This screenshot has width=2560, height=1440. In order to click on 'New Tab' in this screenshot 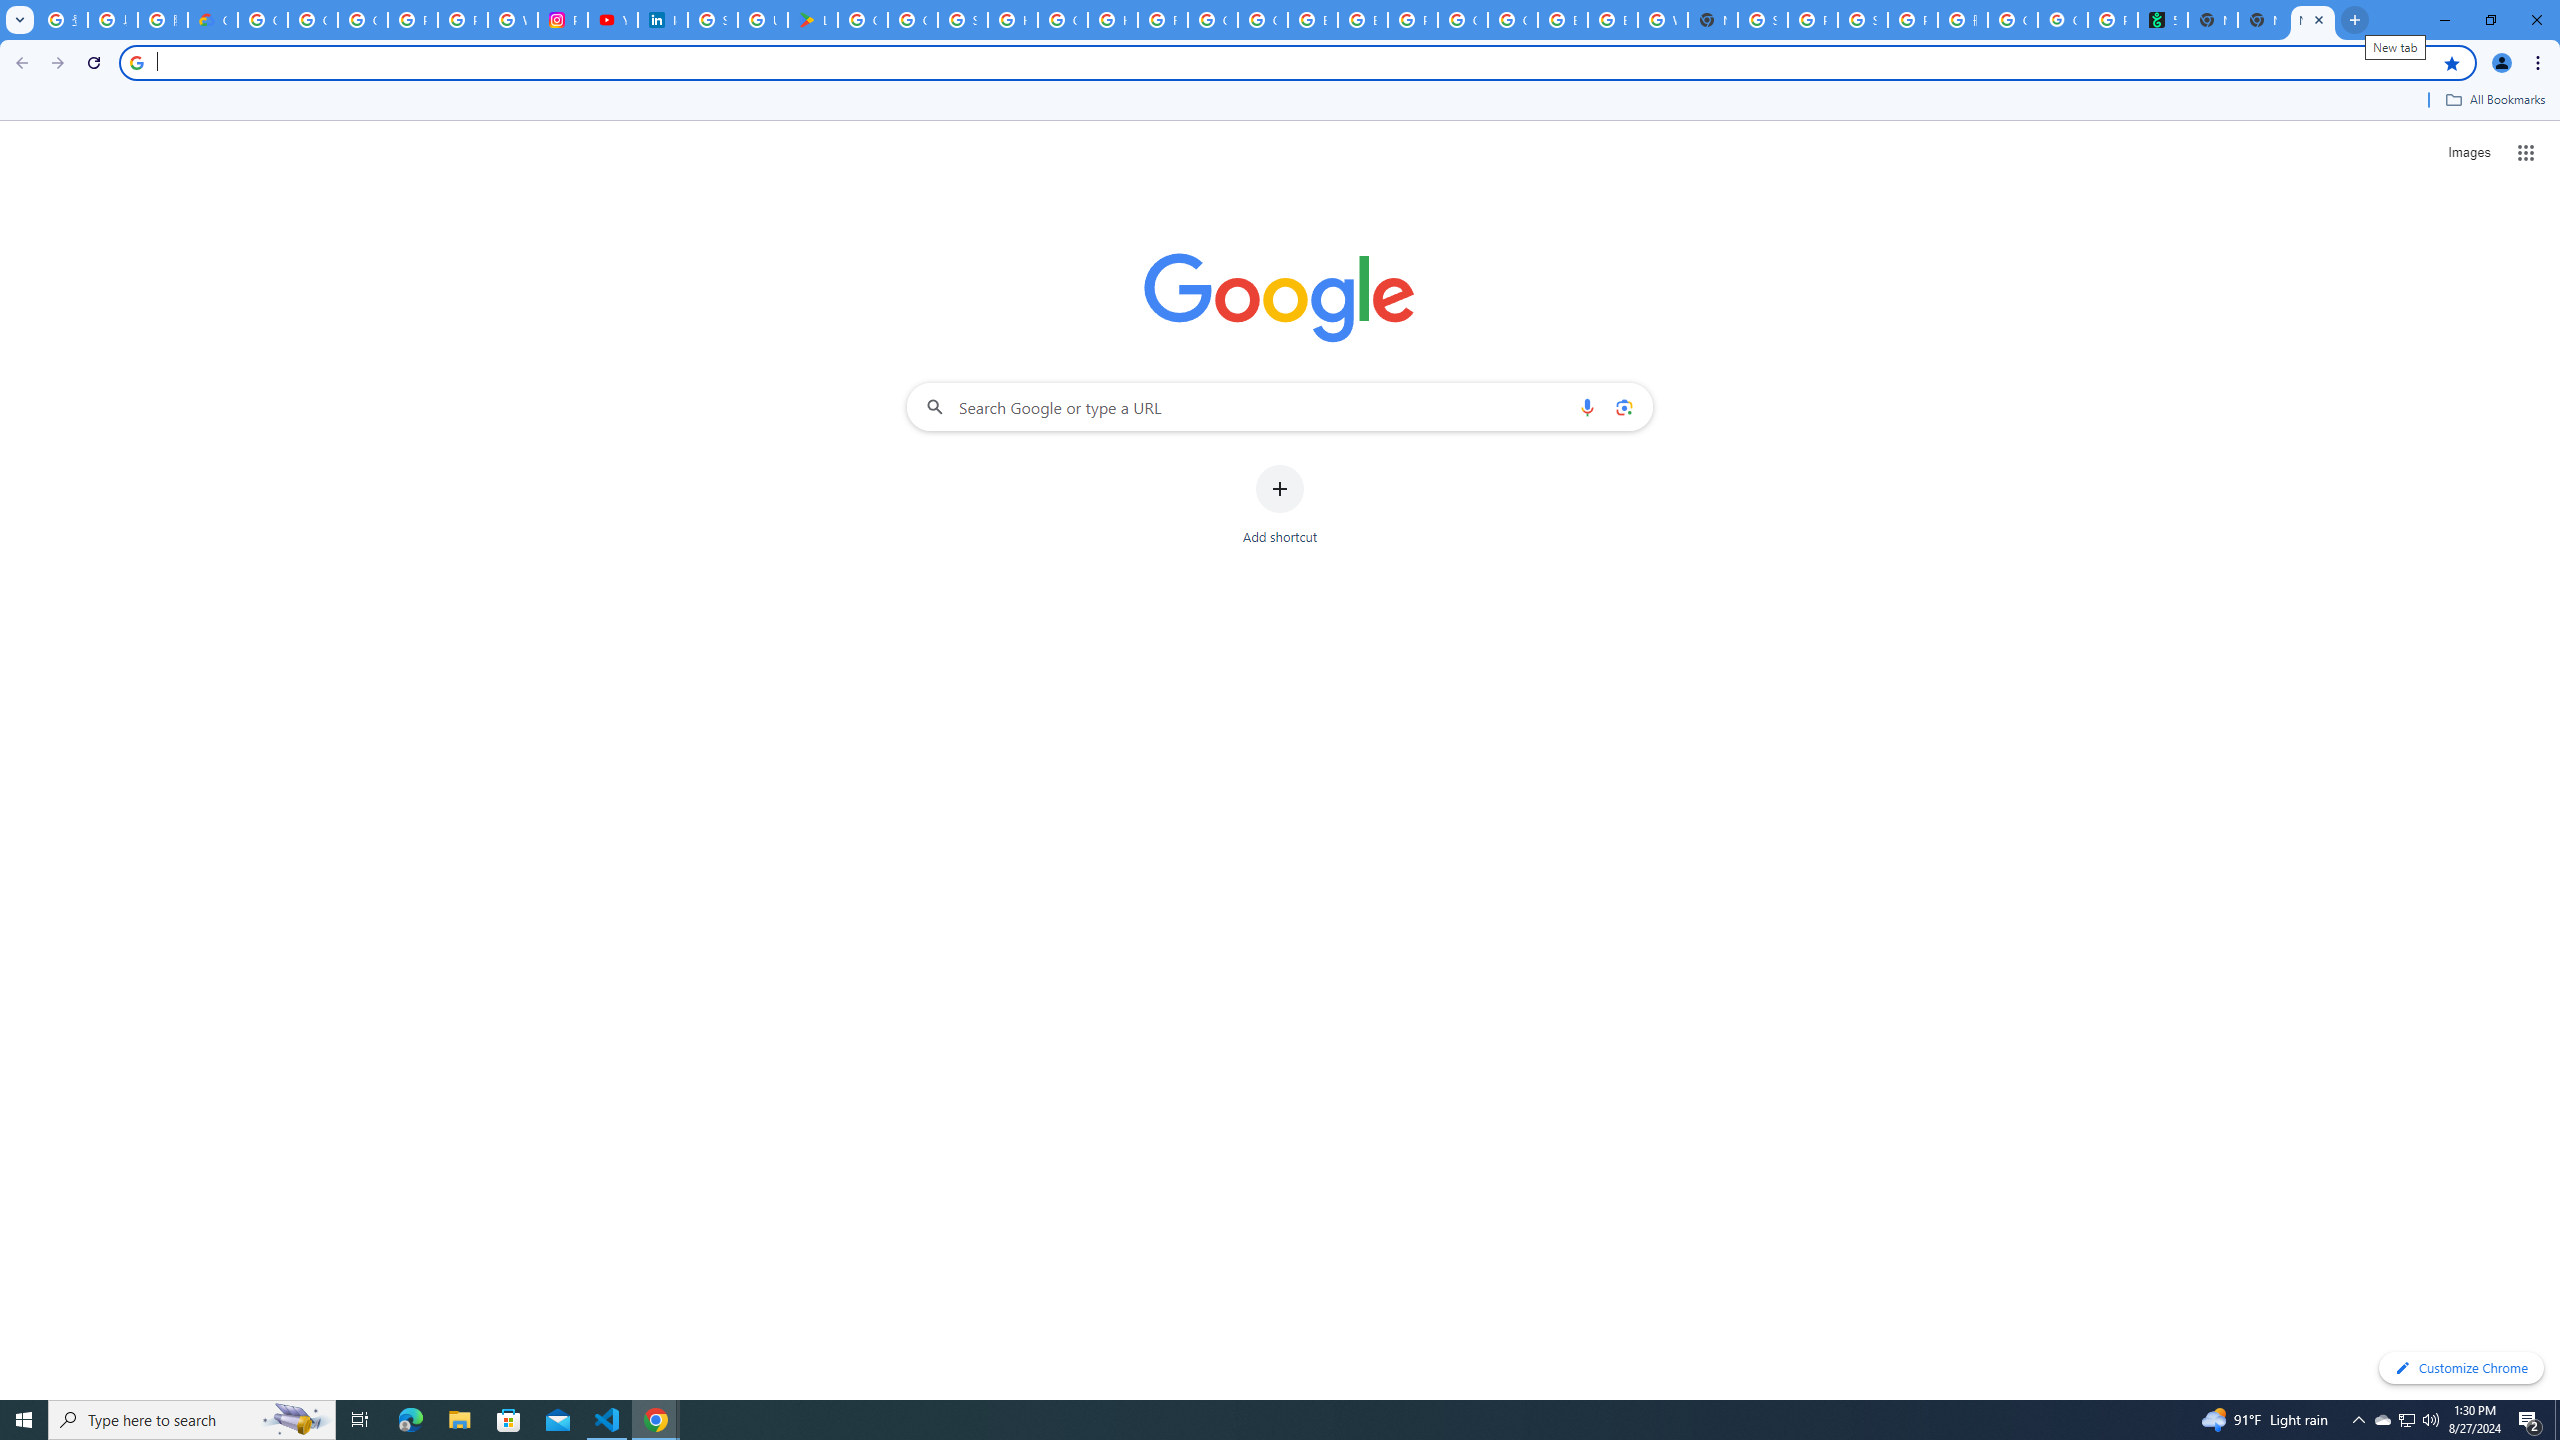, I will do `click(2262, 19)`.